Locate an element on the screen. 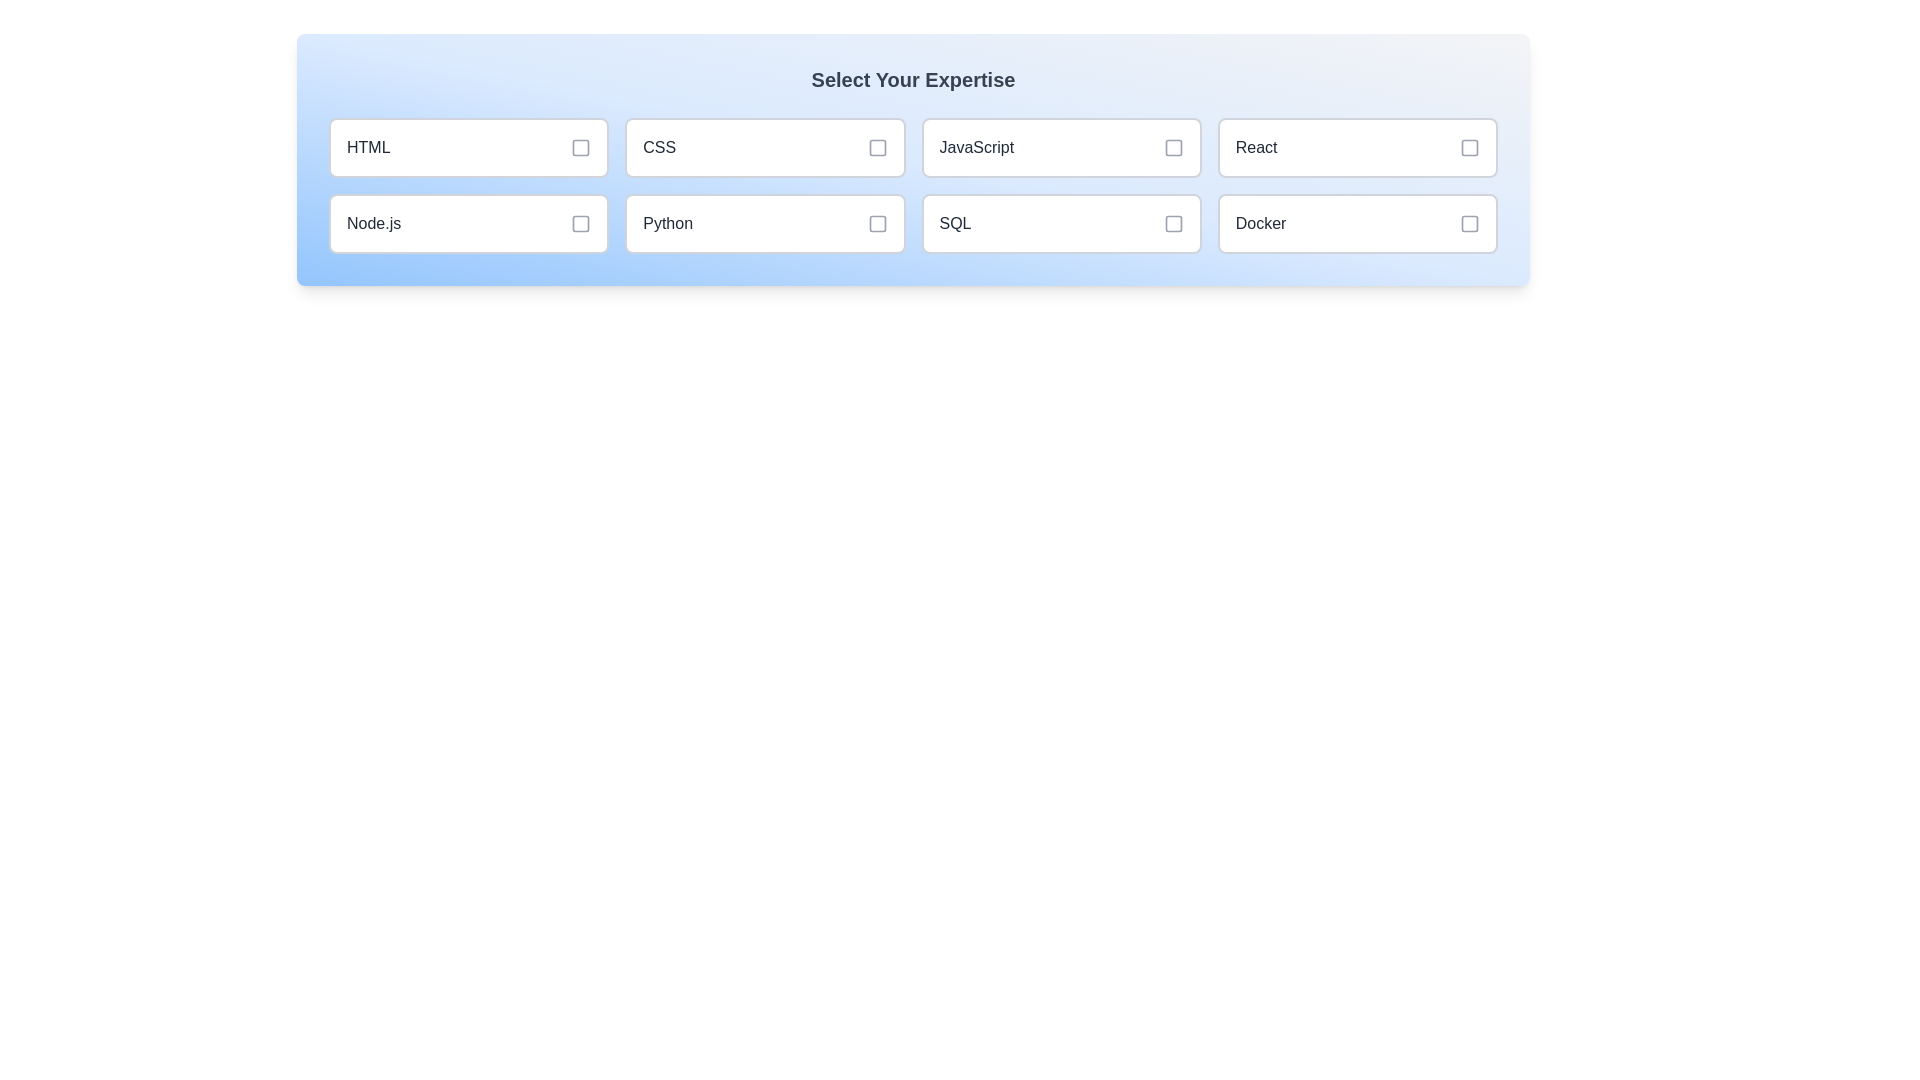 This screenshot has width=1920, height=1080. the skill item labeled Docker to toggle its selection state is located at coordinates (1357, 223).